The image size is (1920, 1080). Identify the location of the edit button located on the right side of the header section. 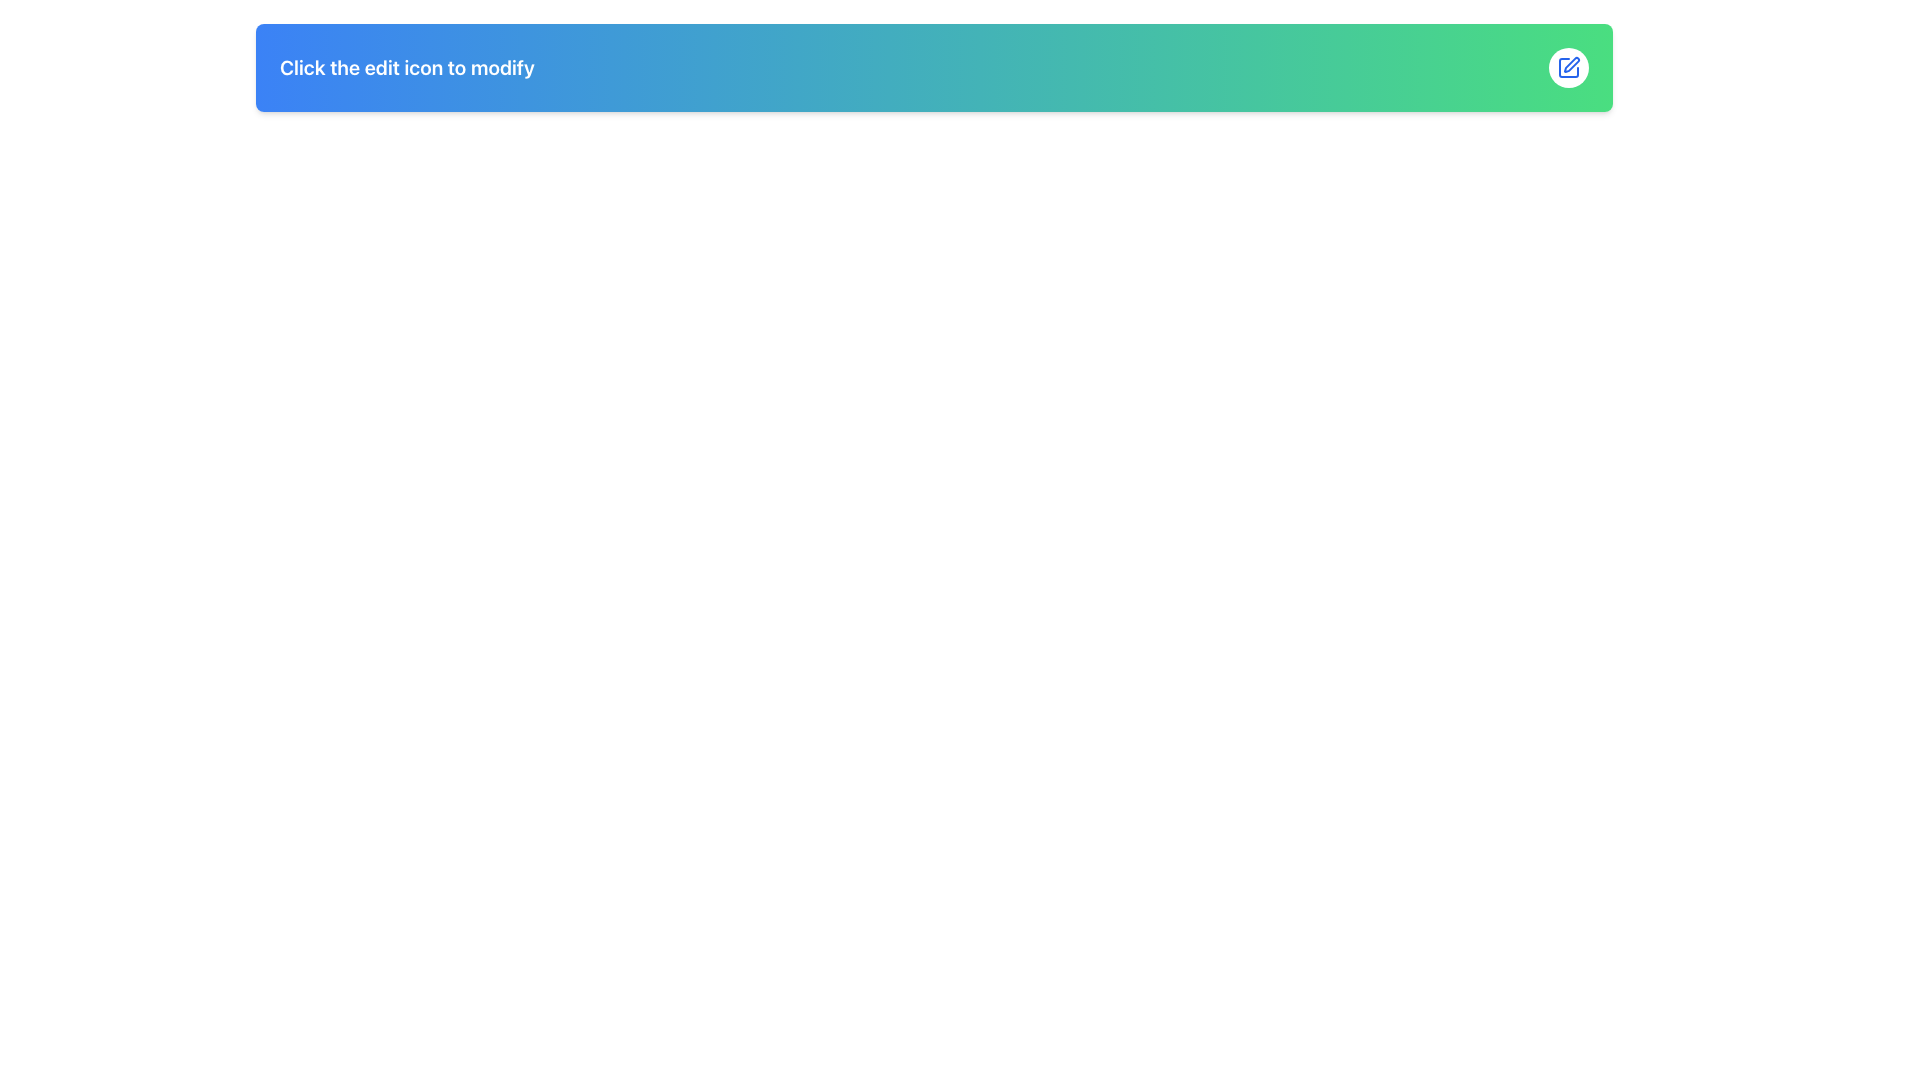
(1568, 67).